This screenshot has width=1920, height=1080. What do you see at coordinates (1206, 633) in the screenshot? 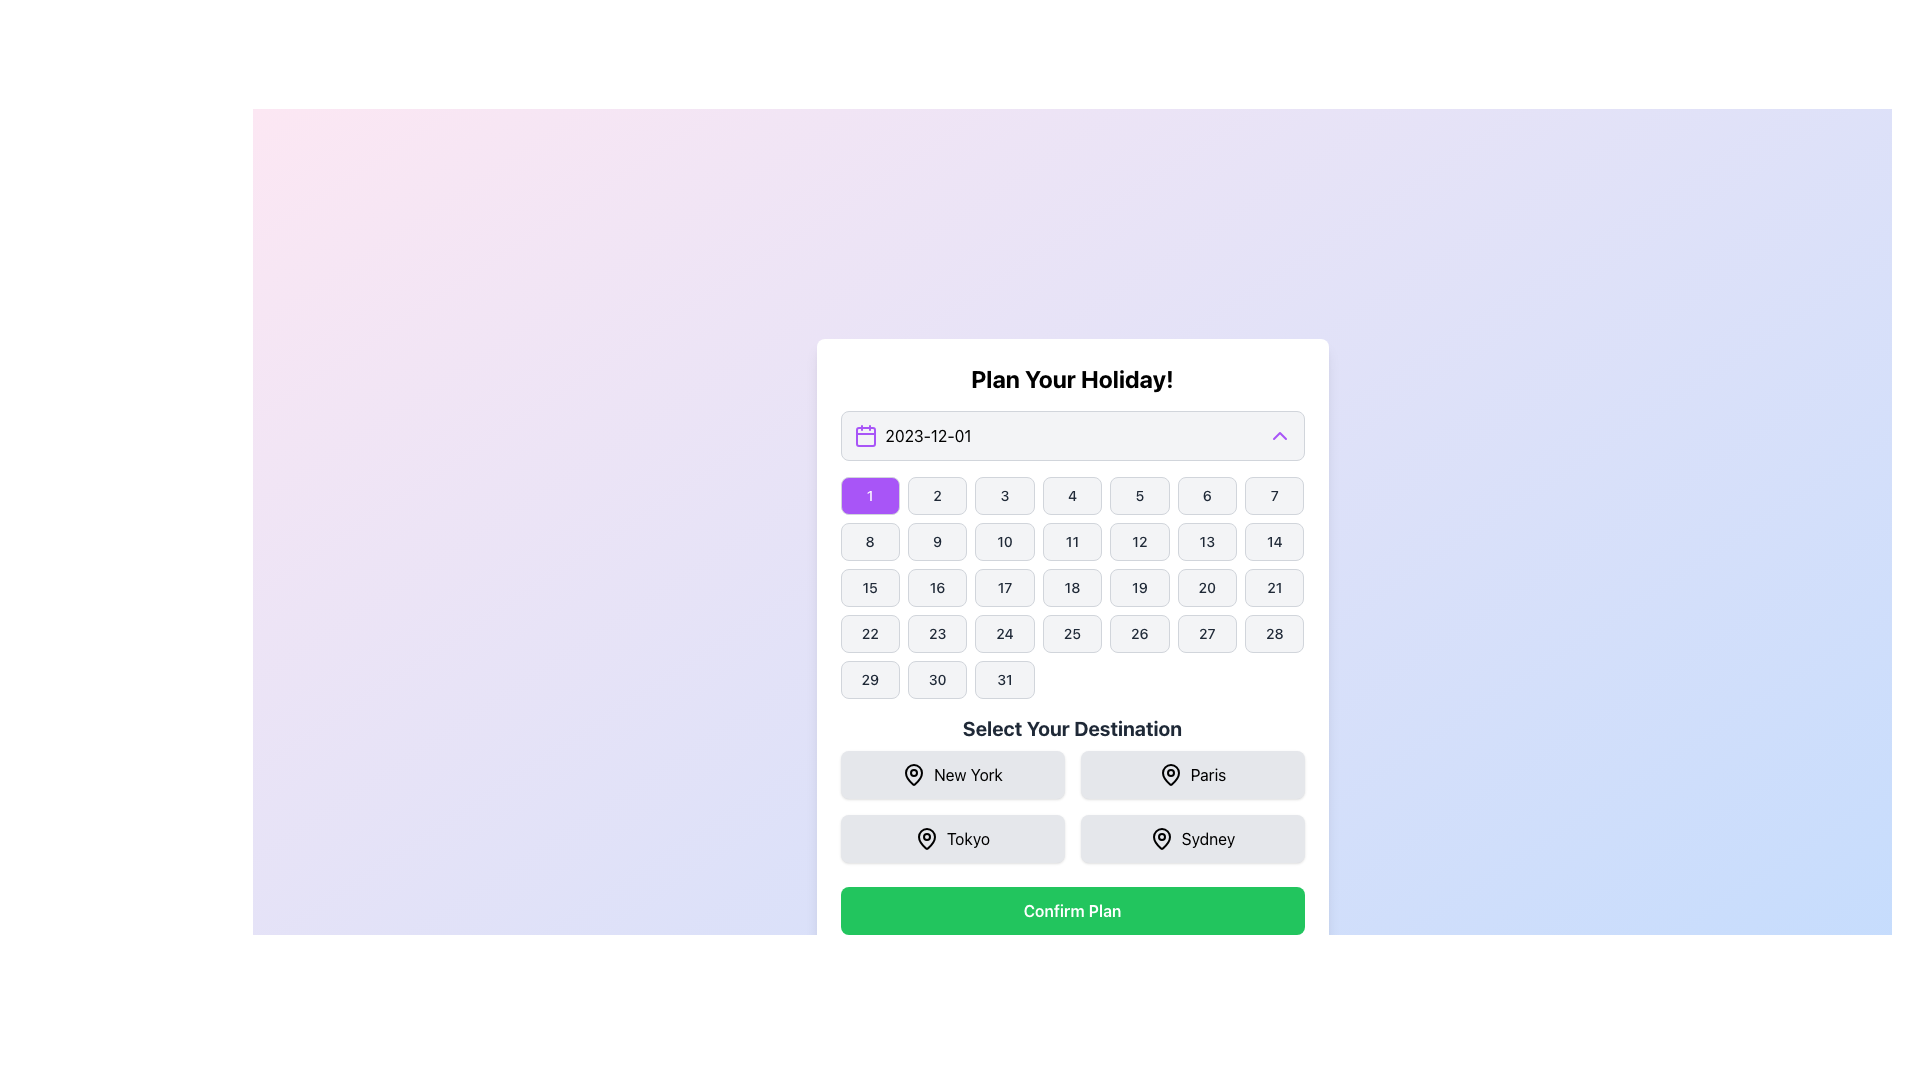
I see `the selectable date button for '27' in the calendar grid, located at the fourth row and sixth column` at bounding box center [1206, 633].